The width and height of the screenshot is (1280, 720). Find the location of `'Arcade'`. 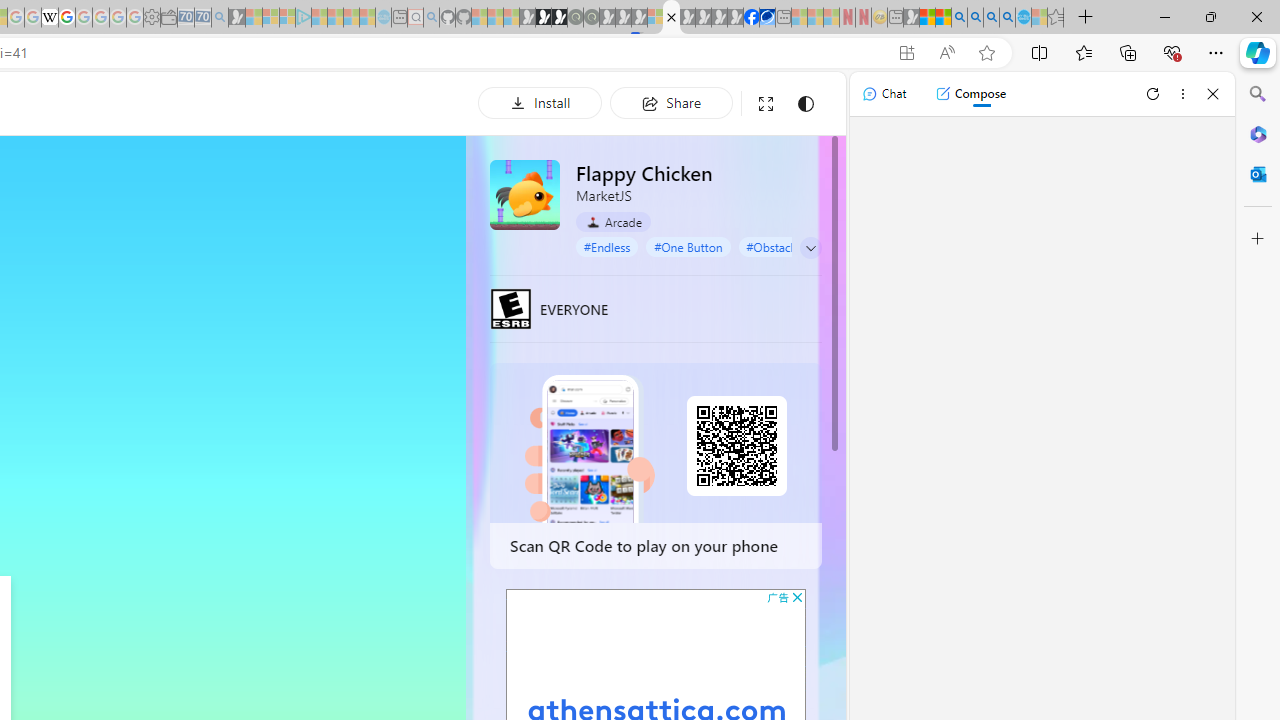

'Arcade' is located at coordinates (612, 222).